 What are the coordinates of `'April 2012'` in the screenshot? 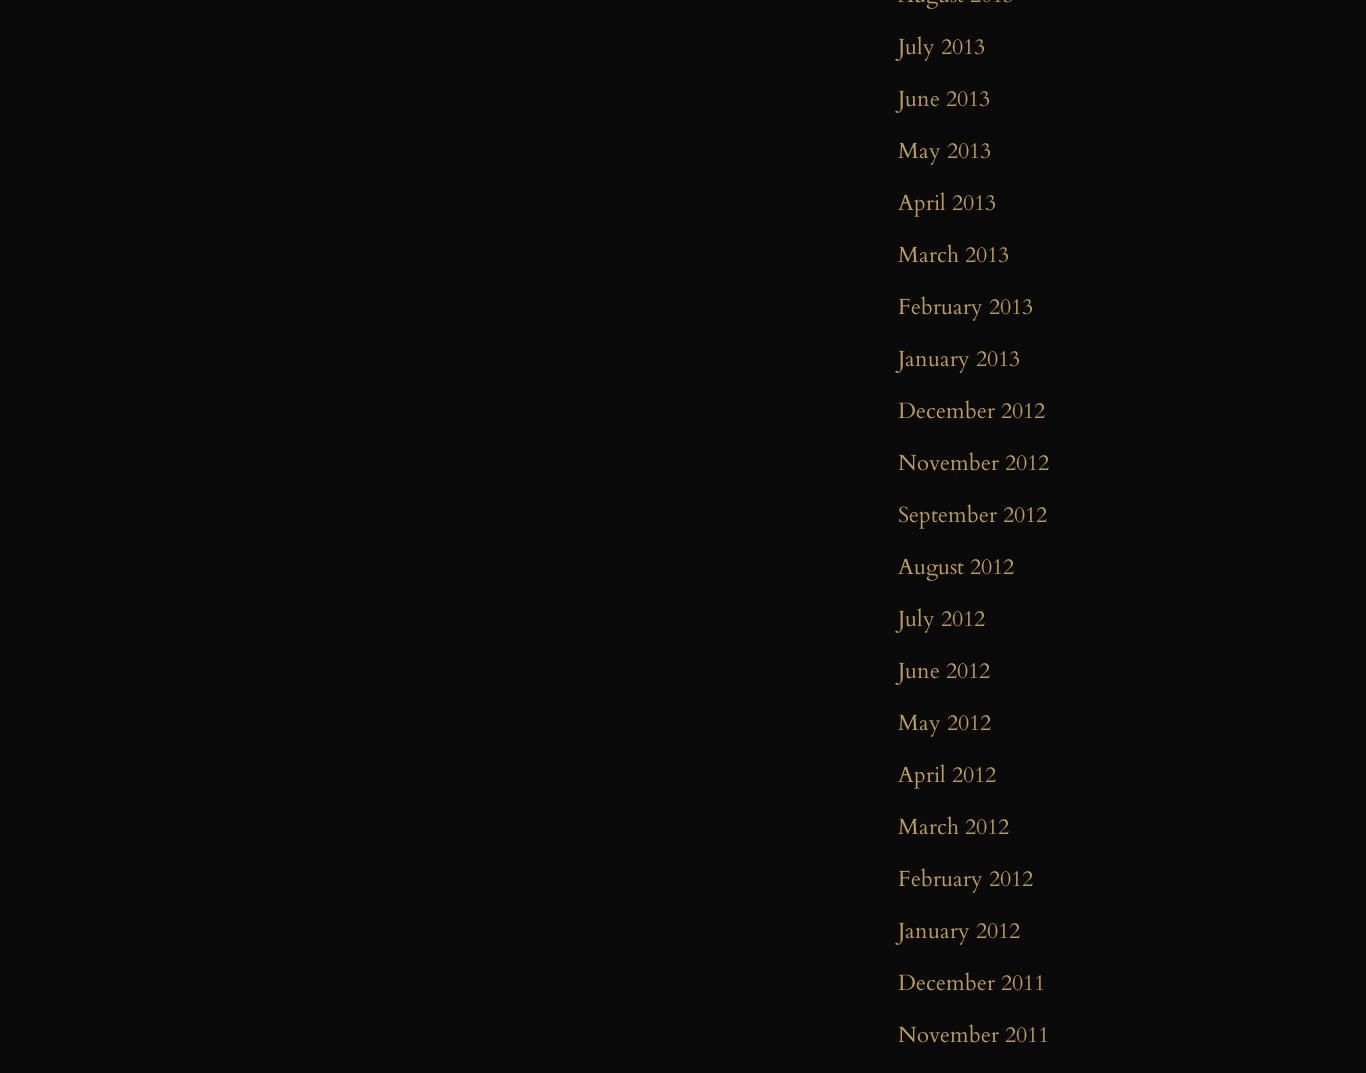 It's located at (897, 774).